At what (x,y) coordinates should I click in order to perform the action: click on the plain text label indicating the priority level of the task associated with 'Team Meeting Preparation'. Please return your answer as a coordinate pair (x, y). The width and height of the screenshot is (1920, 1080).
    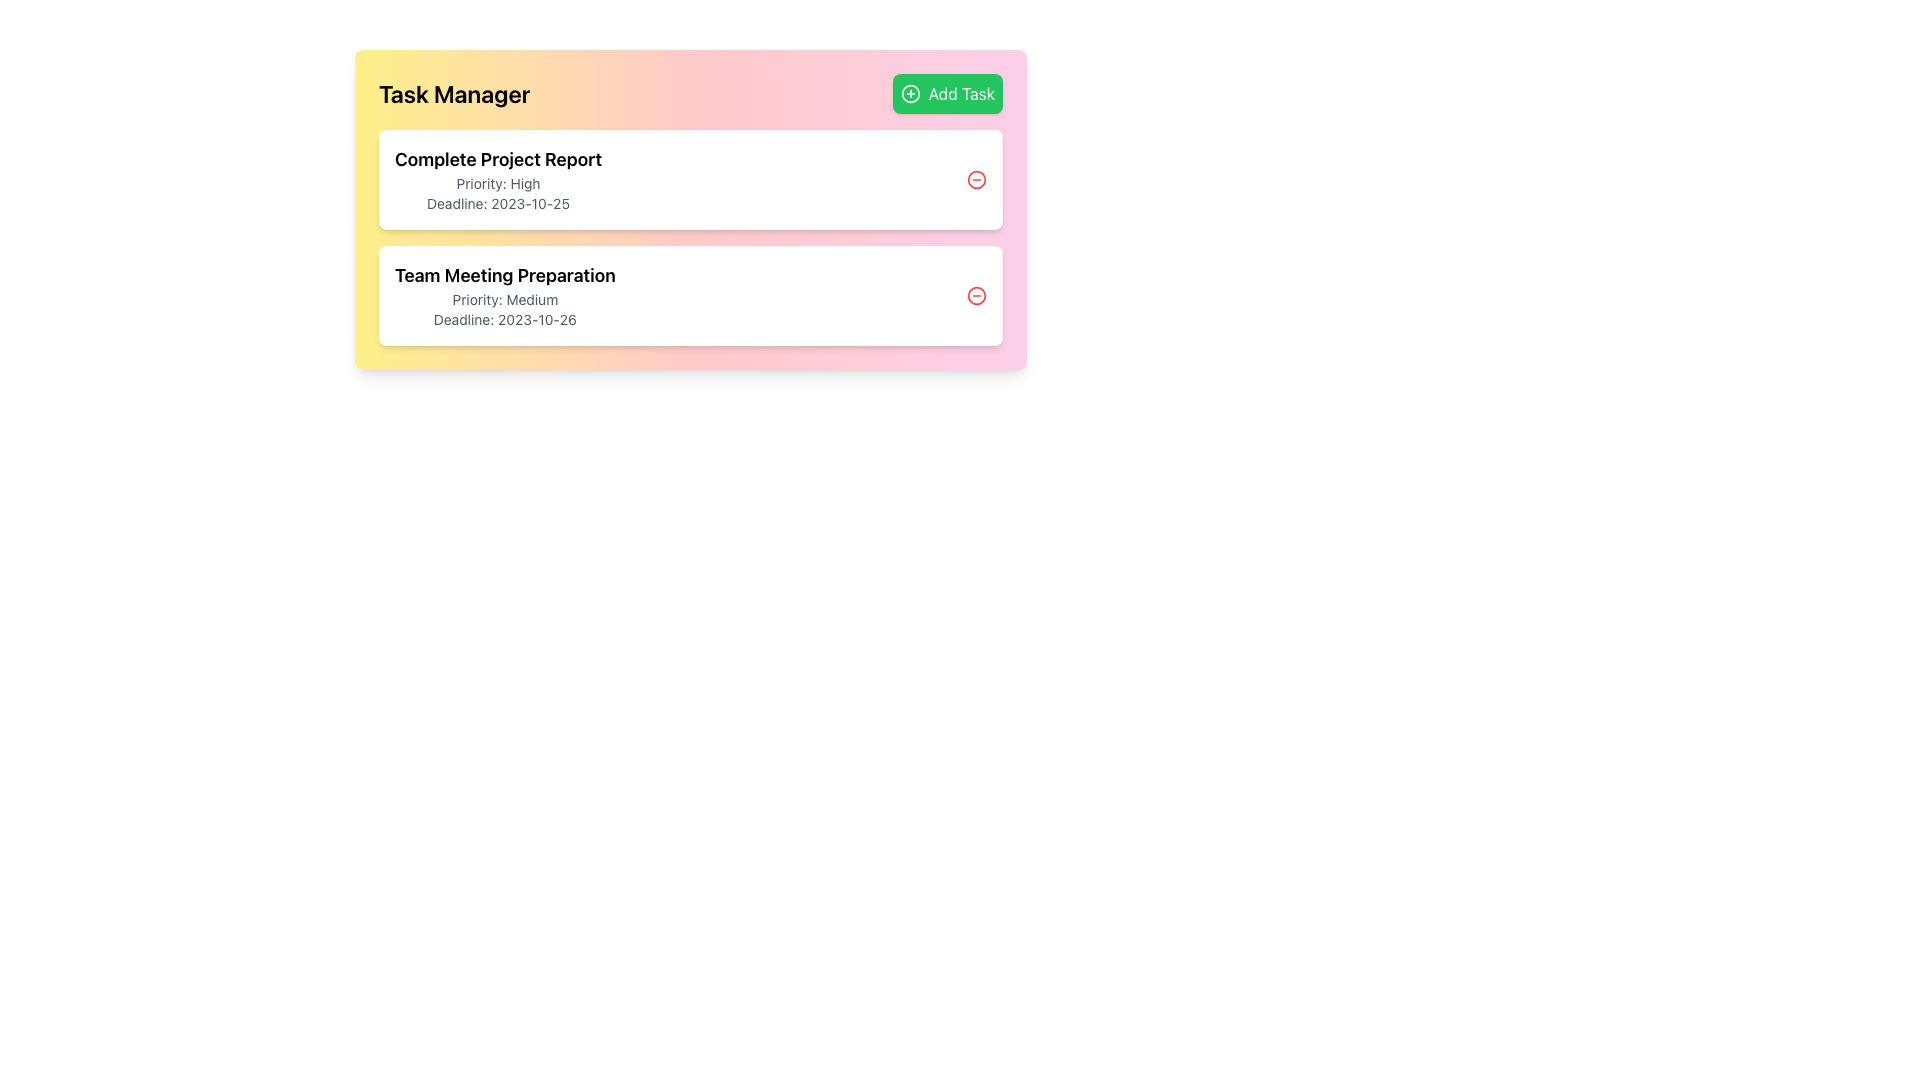
    Looking at the image, I should click on (505, 300).